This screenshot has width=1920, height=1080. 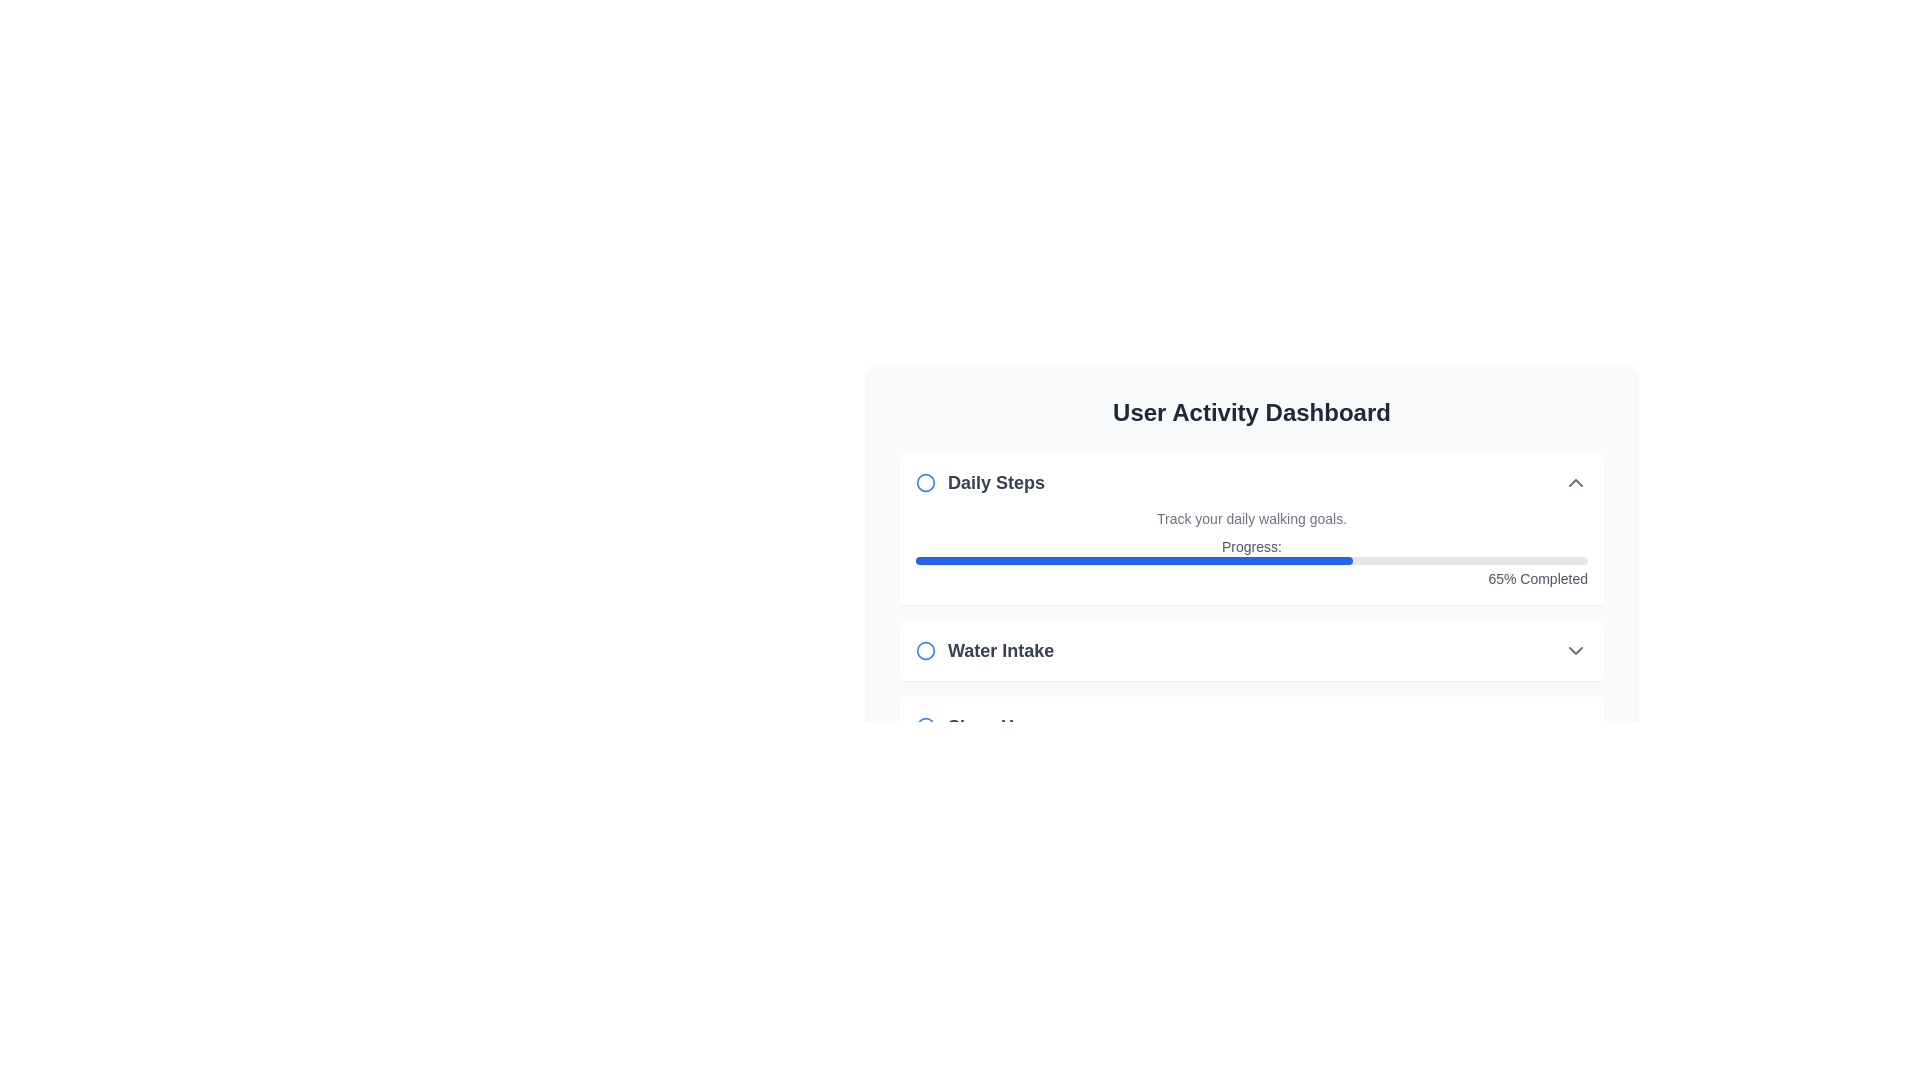 I want to click on the Informational card titled 'Daily Steps' which features a progress bar and displays '65% Completed' on the right, located in the 'User Activity Dashboard.', so click(x=1251, y=527).